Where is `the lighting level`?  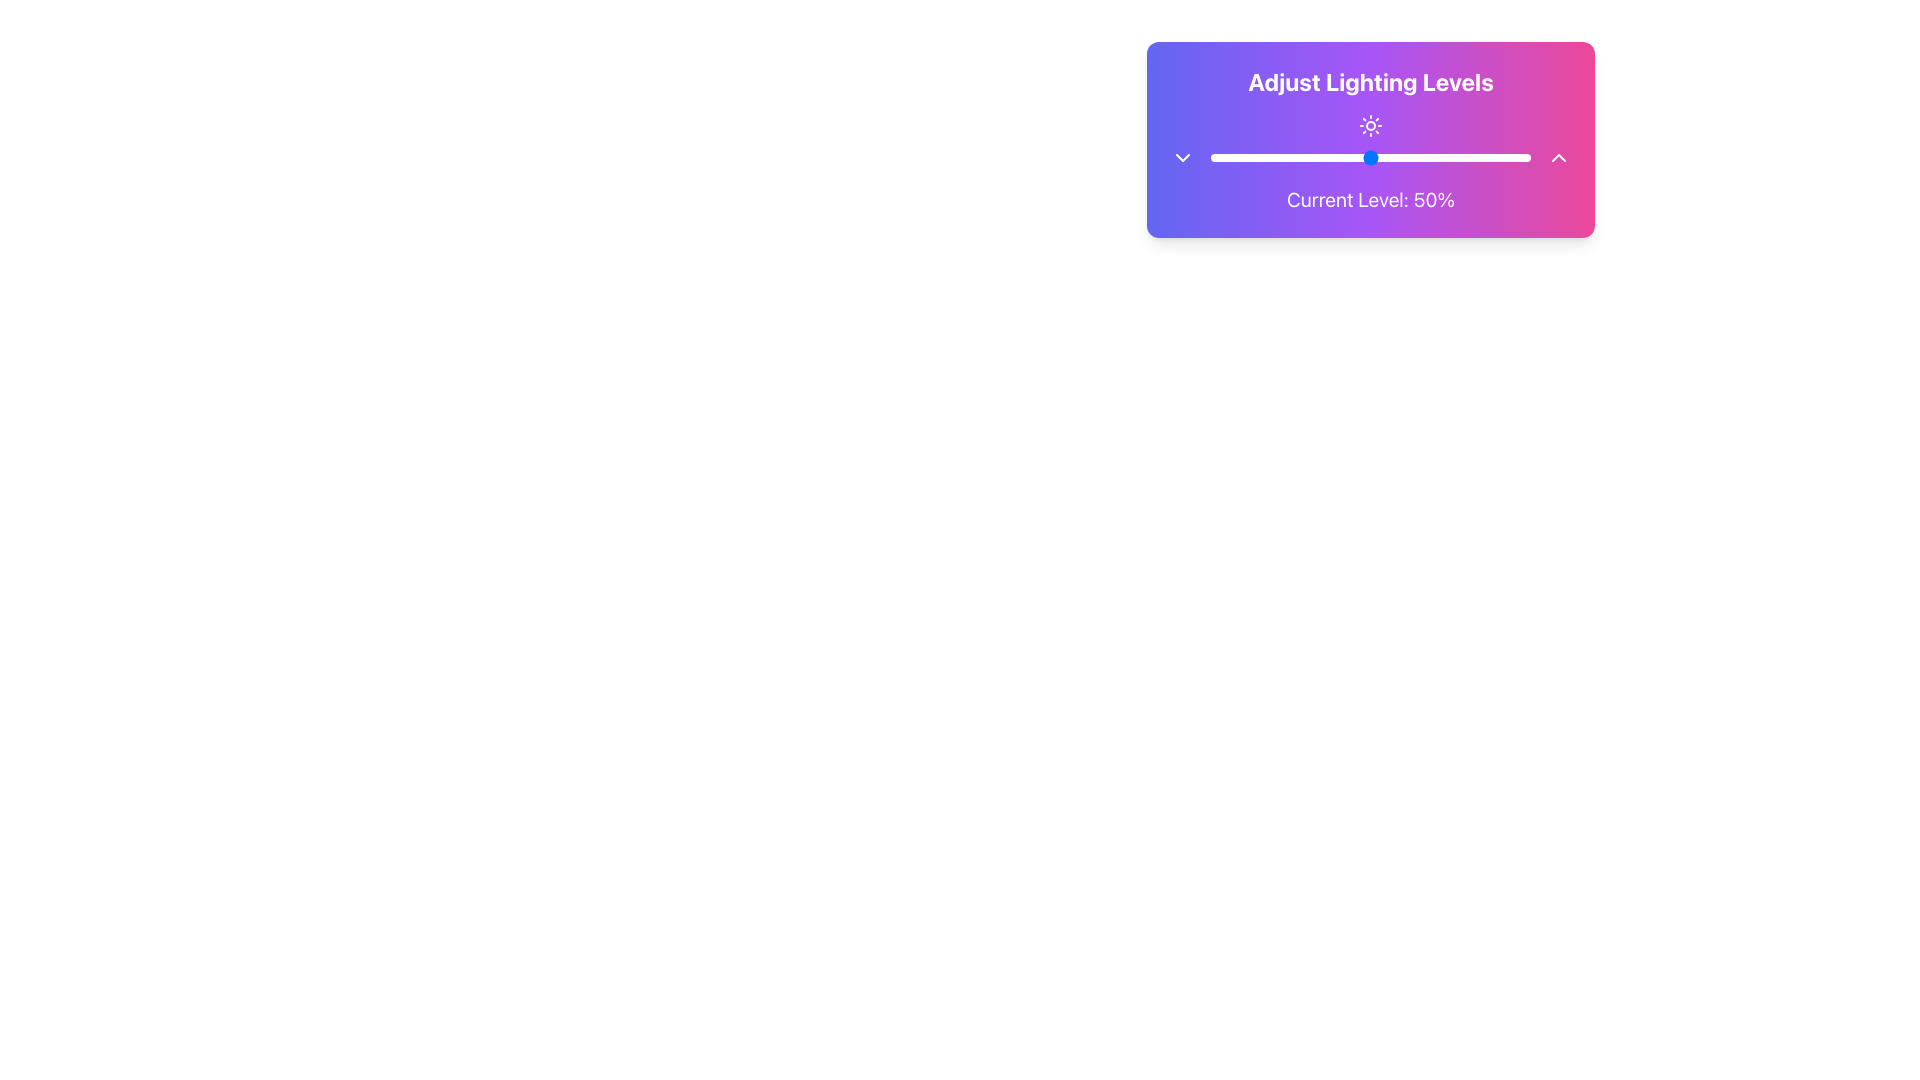 the lighting level is located at coordinates (1267, 157).